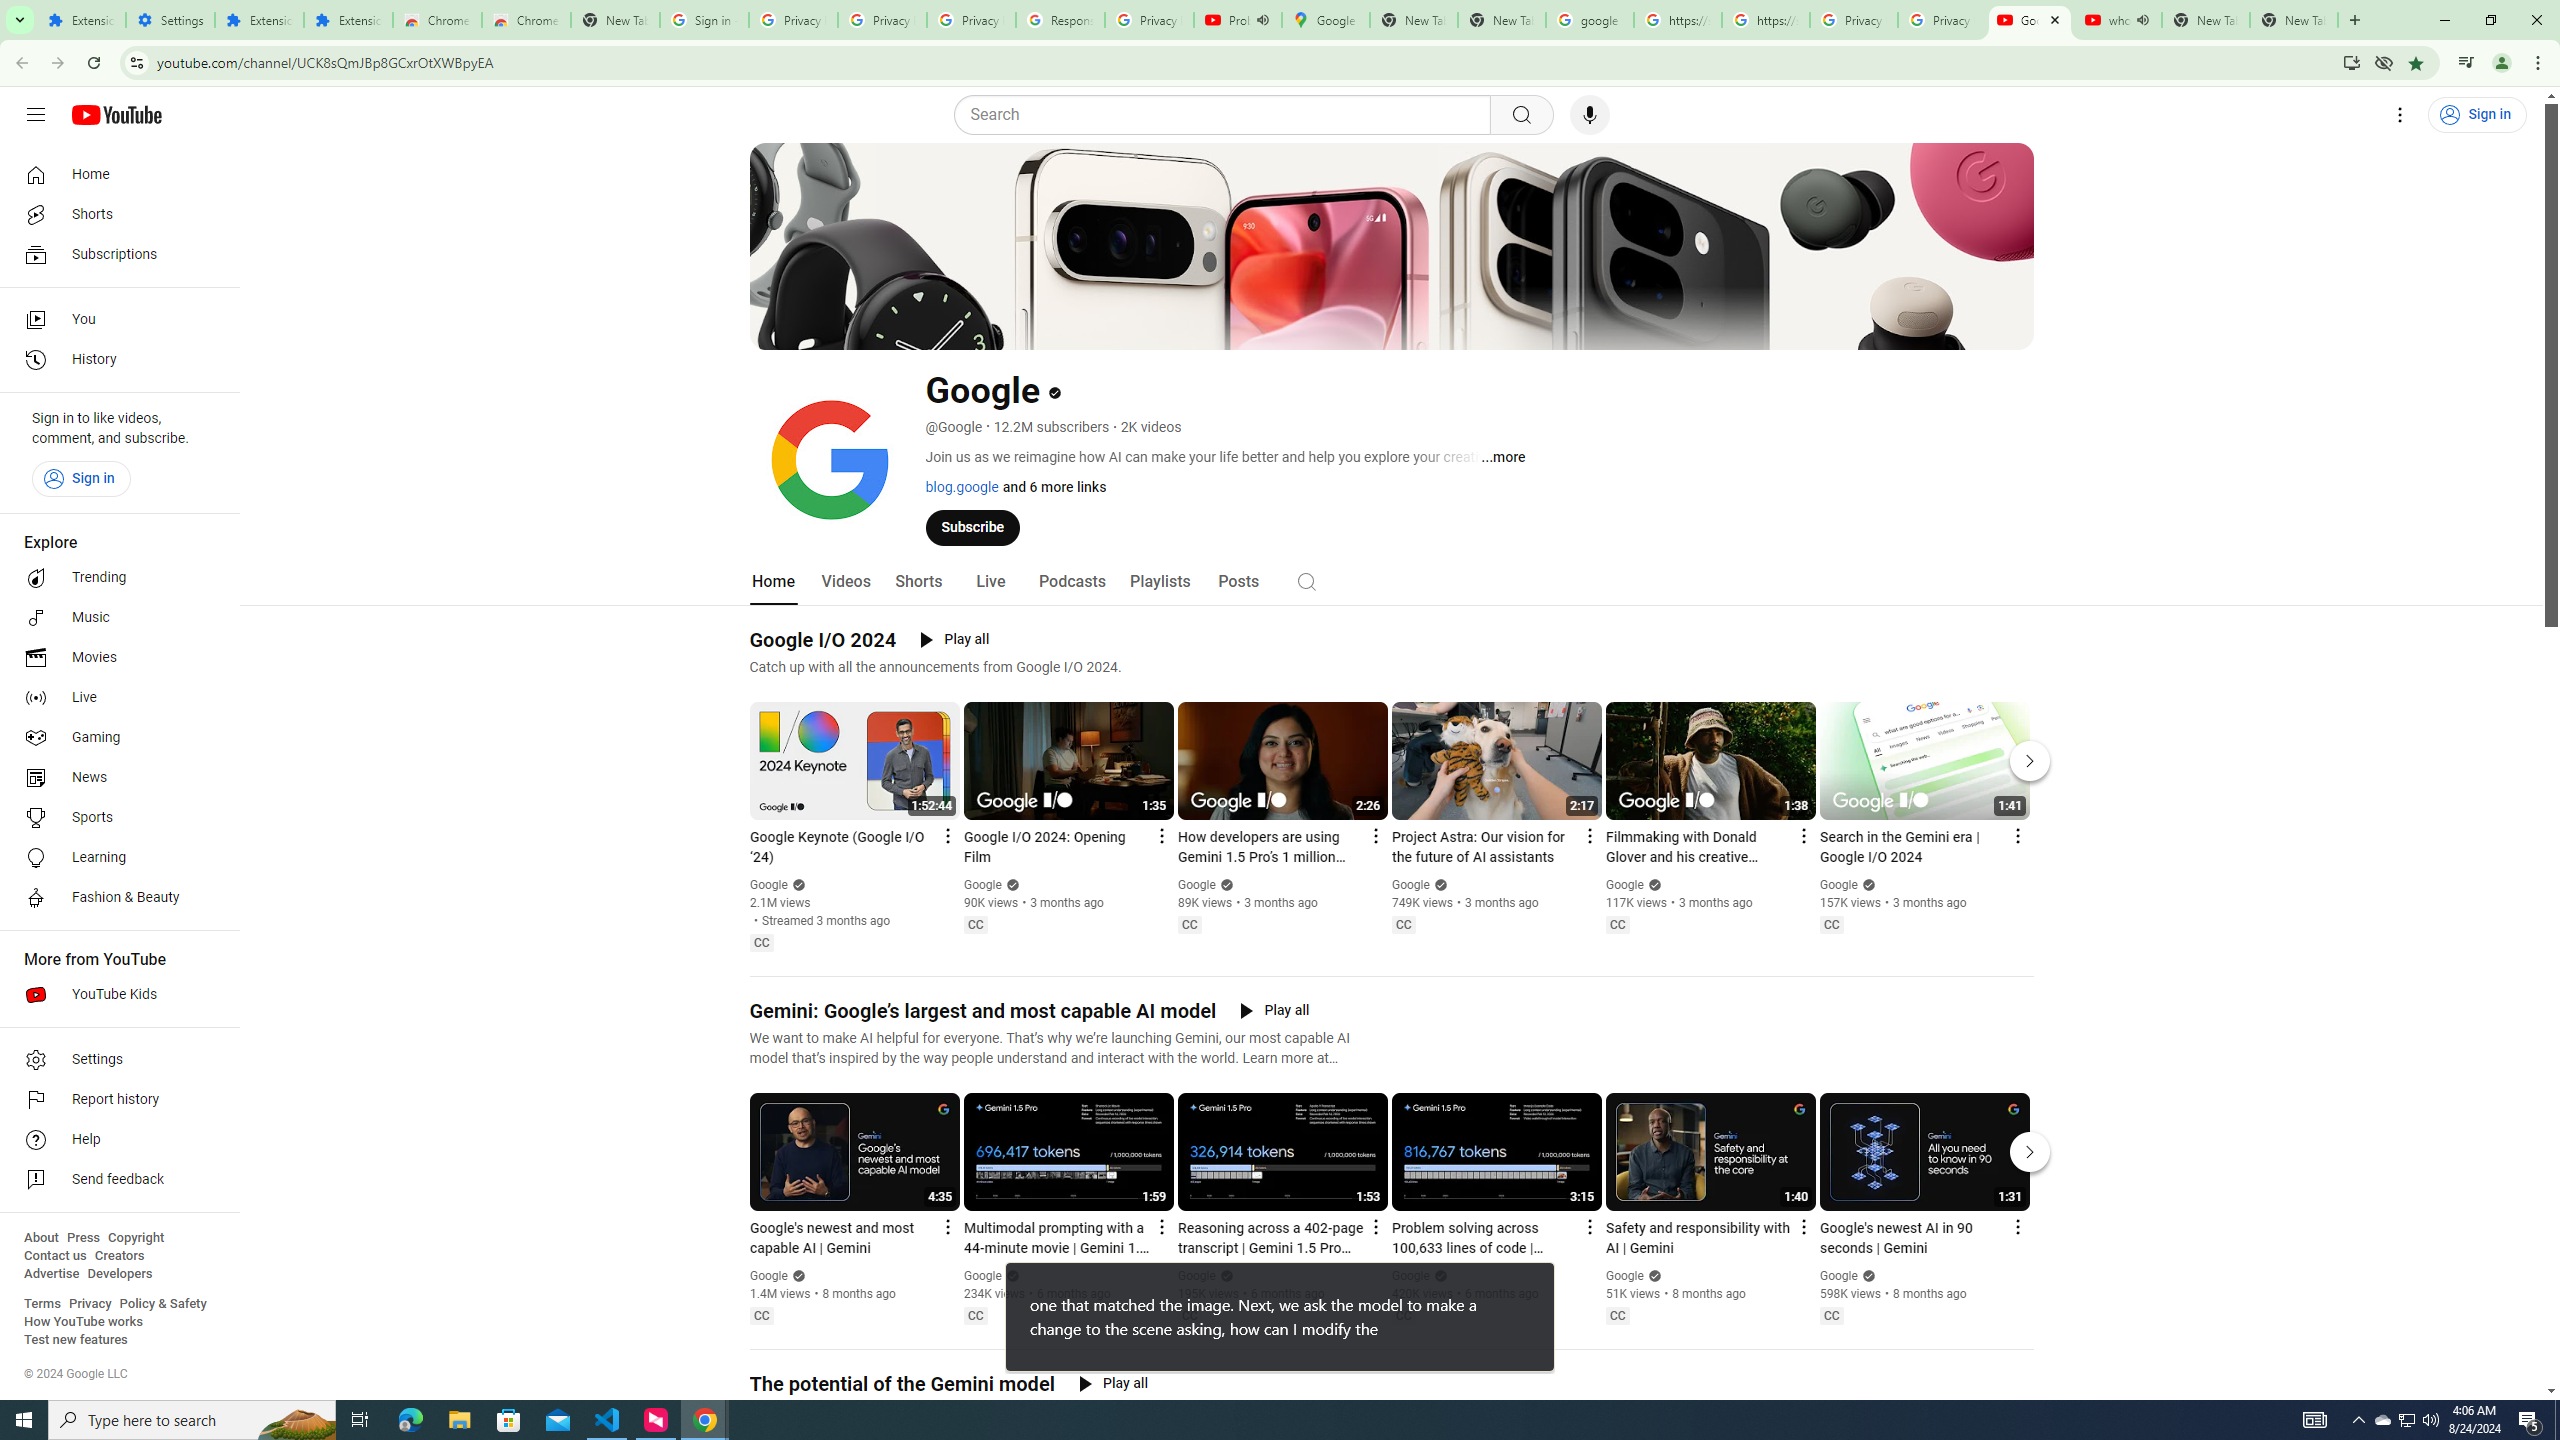  Describe the element at coordinates (93, 62) in the screenshot. I see `'Reload'` at that location.